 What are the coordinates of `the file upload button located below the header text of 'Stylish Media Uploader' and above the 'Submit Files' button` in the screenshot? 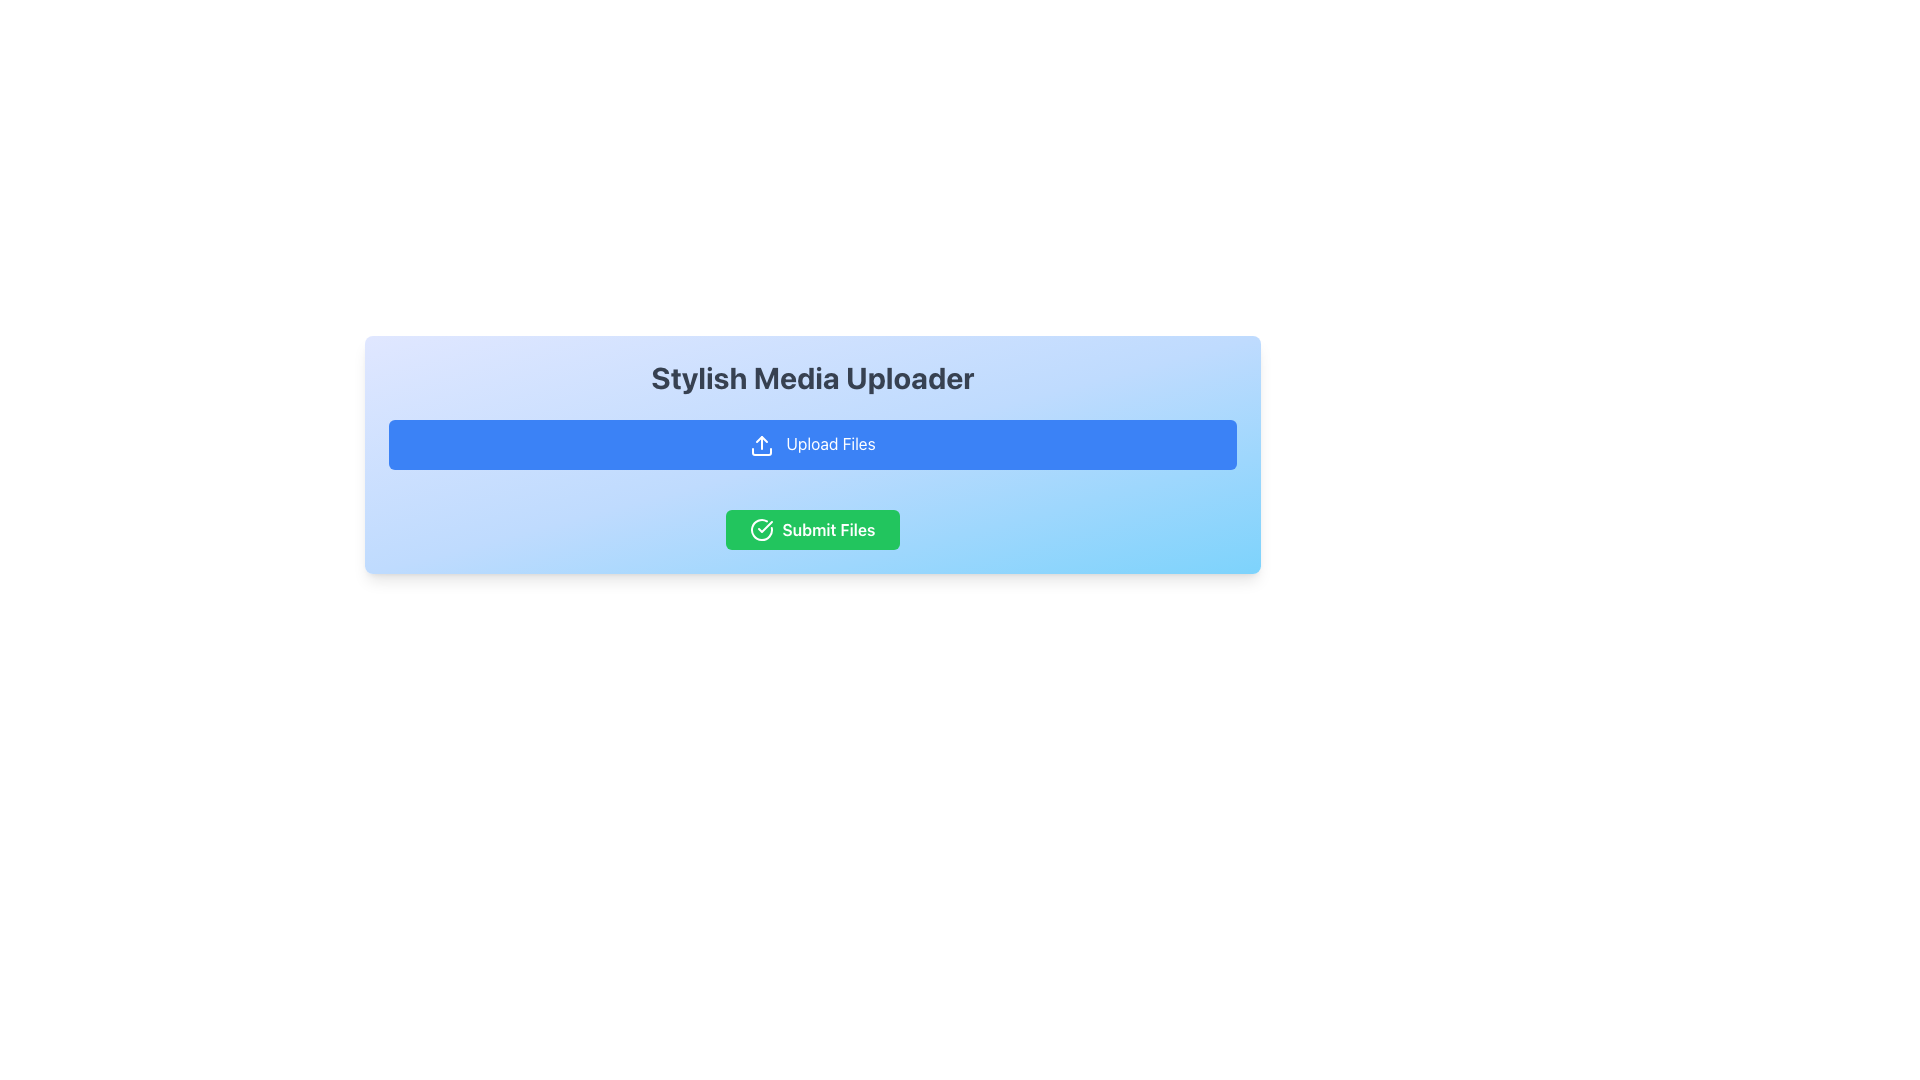 It's located at (812, 442).